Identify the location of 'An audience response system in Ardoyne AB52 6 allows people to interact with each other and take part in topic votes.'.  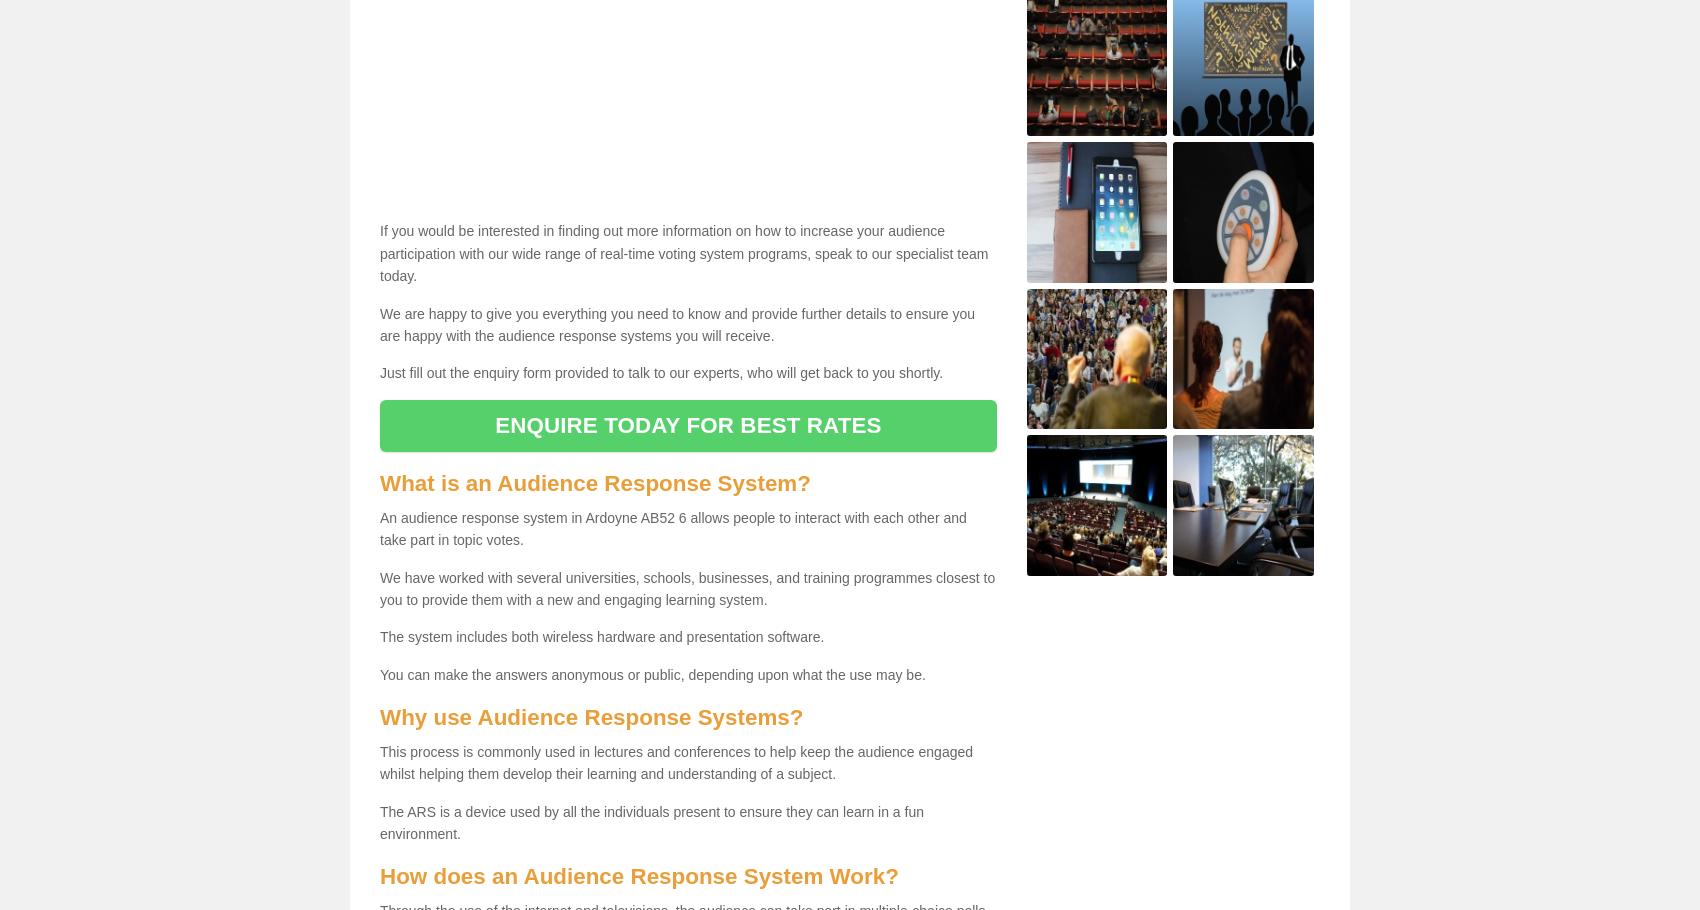
(673, 527).